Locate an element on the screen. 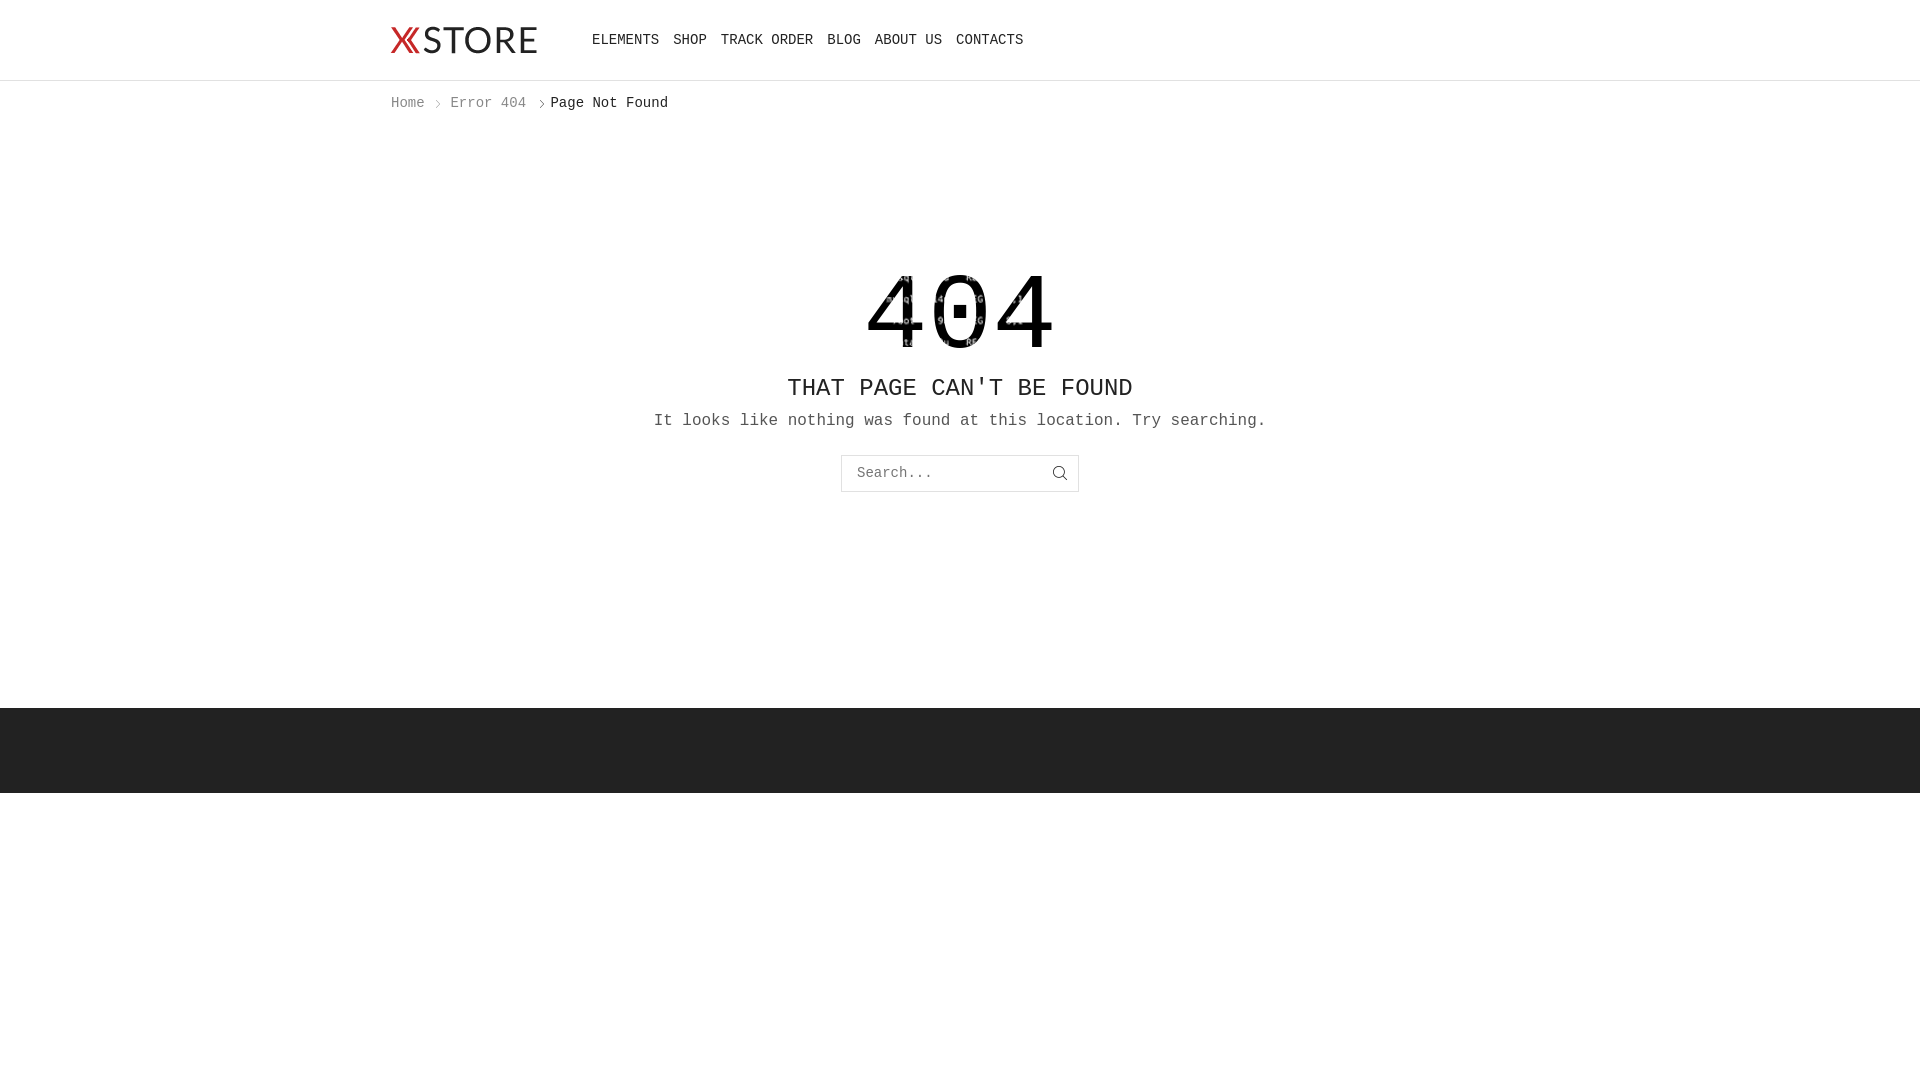  'CONTACTS' is located at coordinates (989, 39).